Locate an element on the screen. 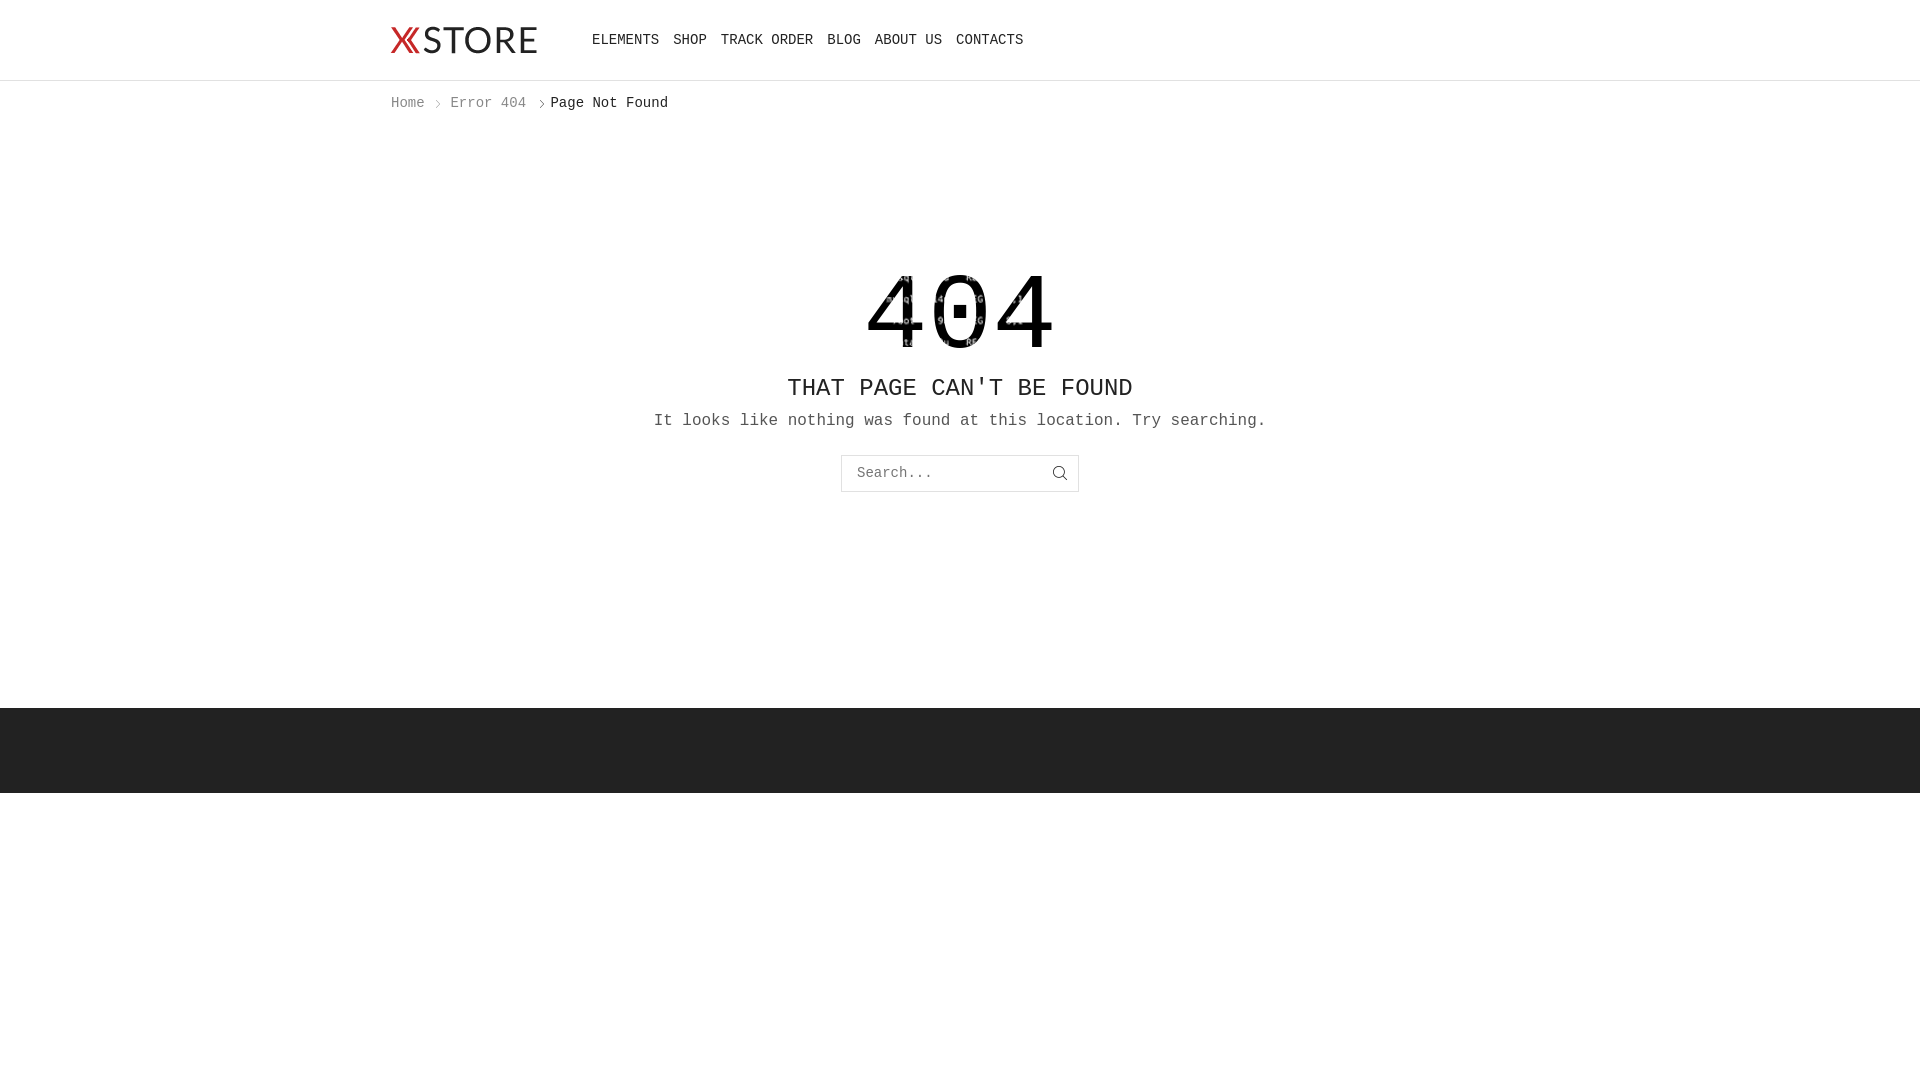  'CONTACTS' is located at coordinates (989, 39).